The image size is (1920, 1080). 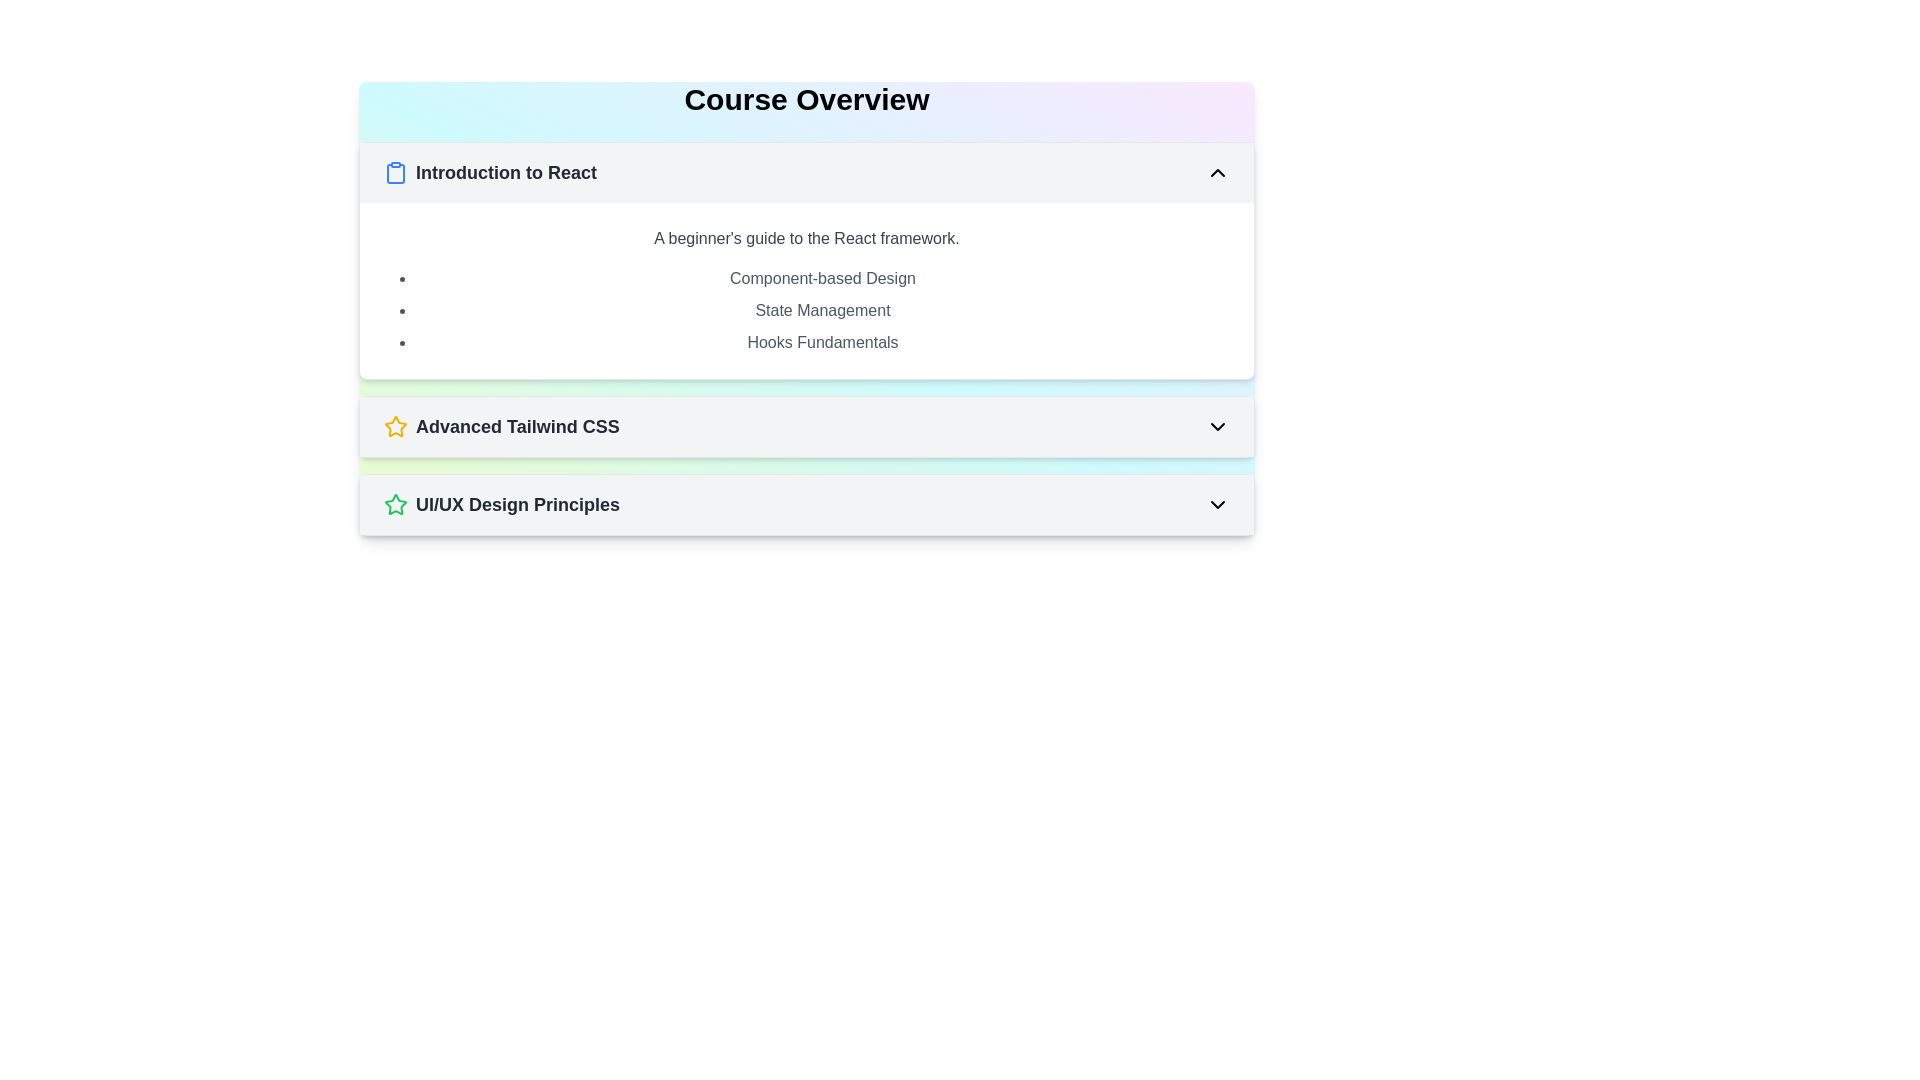 What do you see at coordinates (395, 503) in the screenshot?
I see `the star-shaped icon with a green outline located to the left of the text 'Advanced Tailwind CSS' in the second item of the list within the 'Course Overview' section` at bounding box center [395, 503].